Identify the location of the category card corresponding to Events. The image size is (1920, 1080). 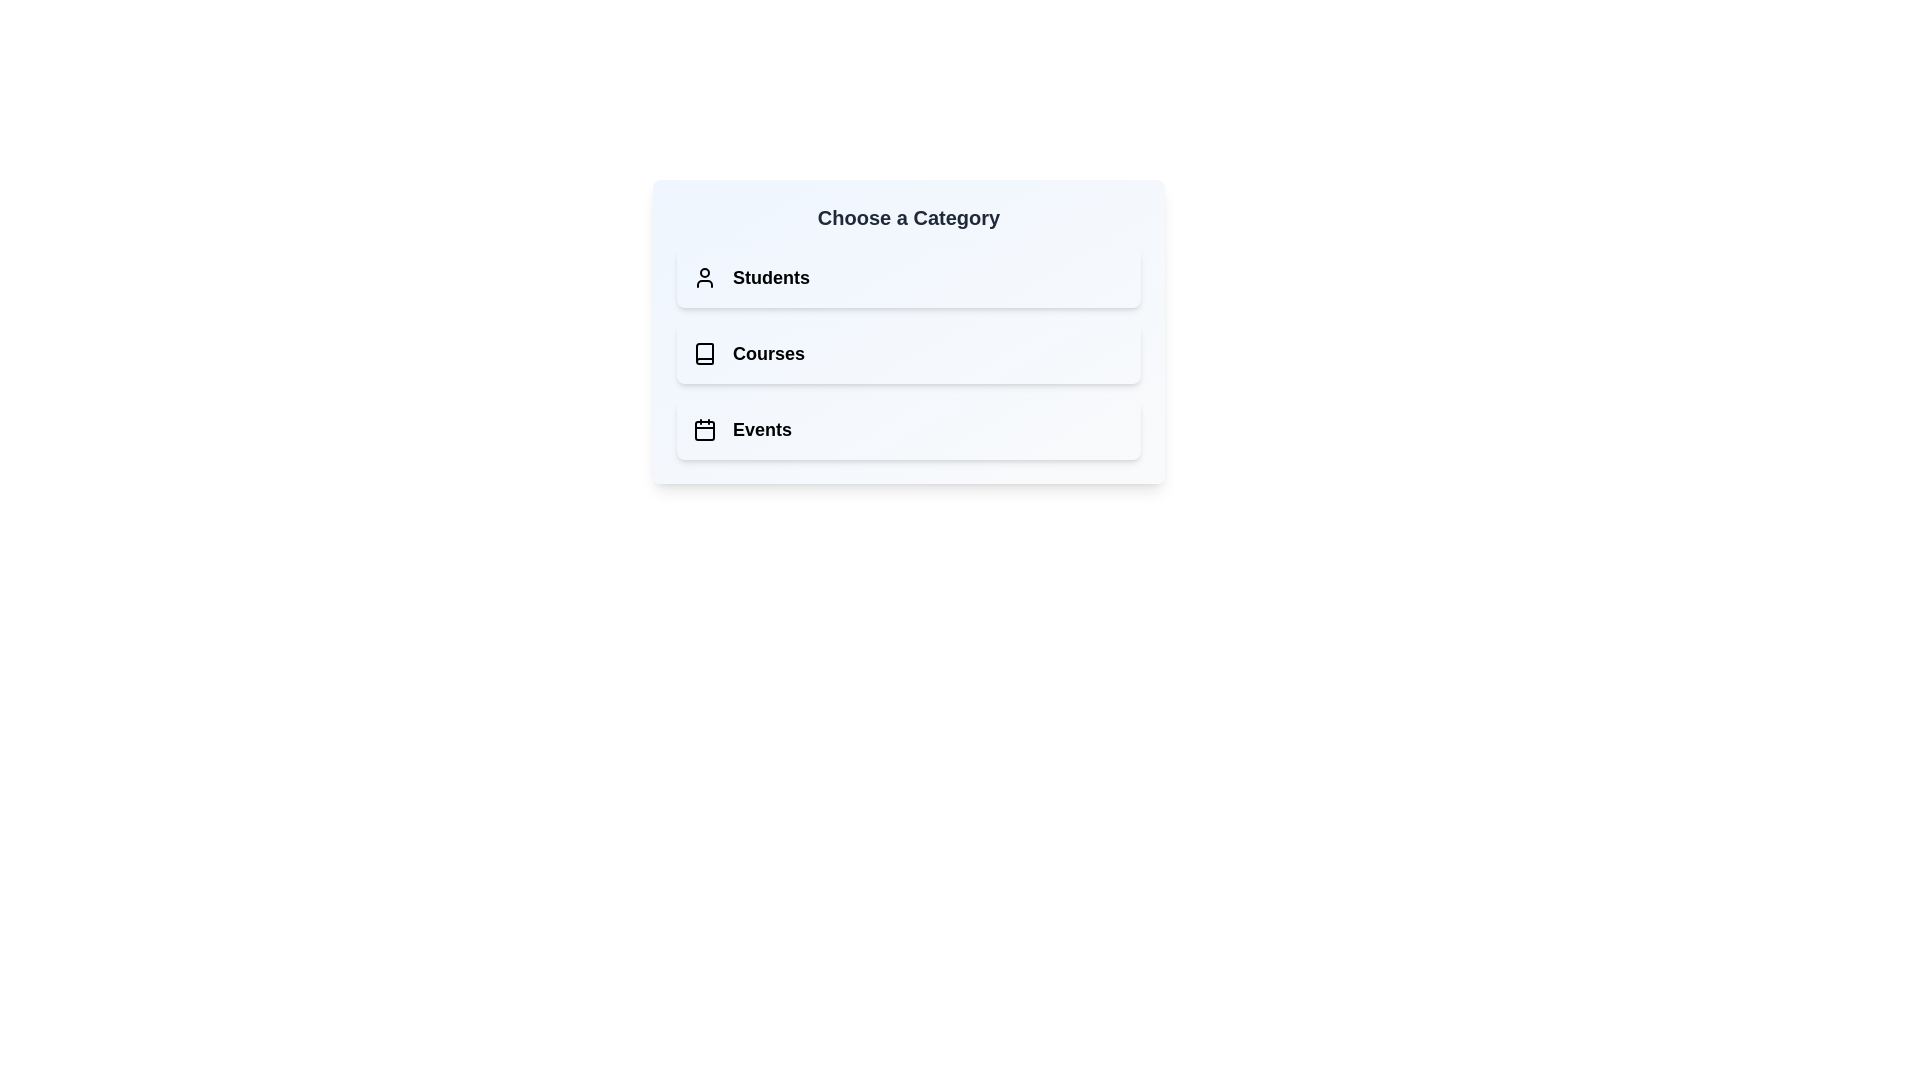
(907, 428).